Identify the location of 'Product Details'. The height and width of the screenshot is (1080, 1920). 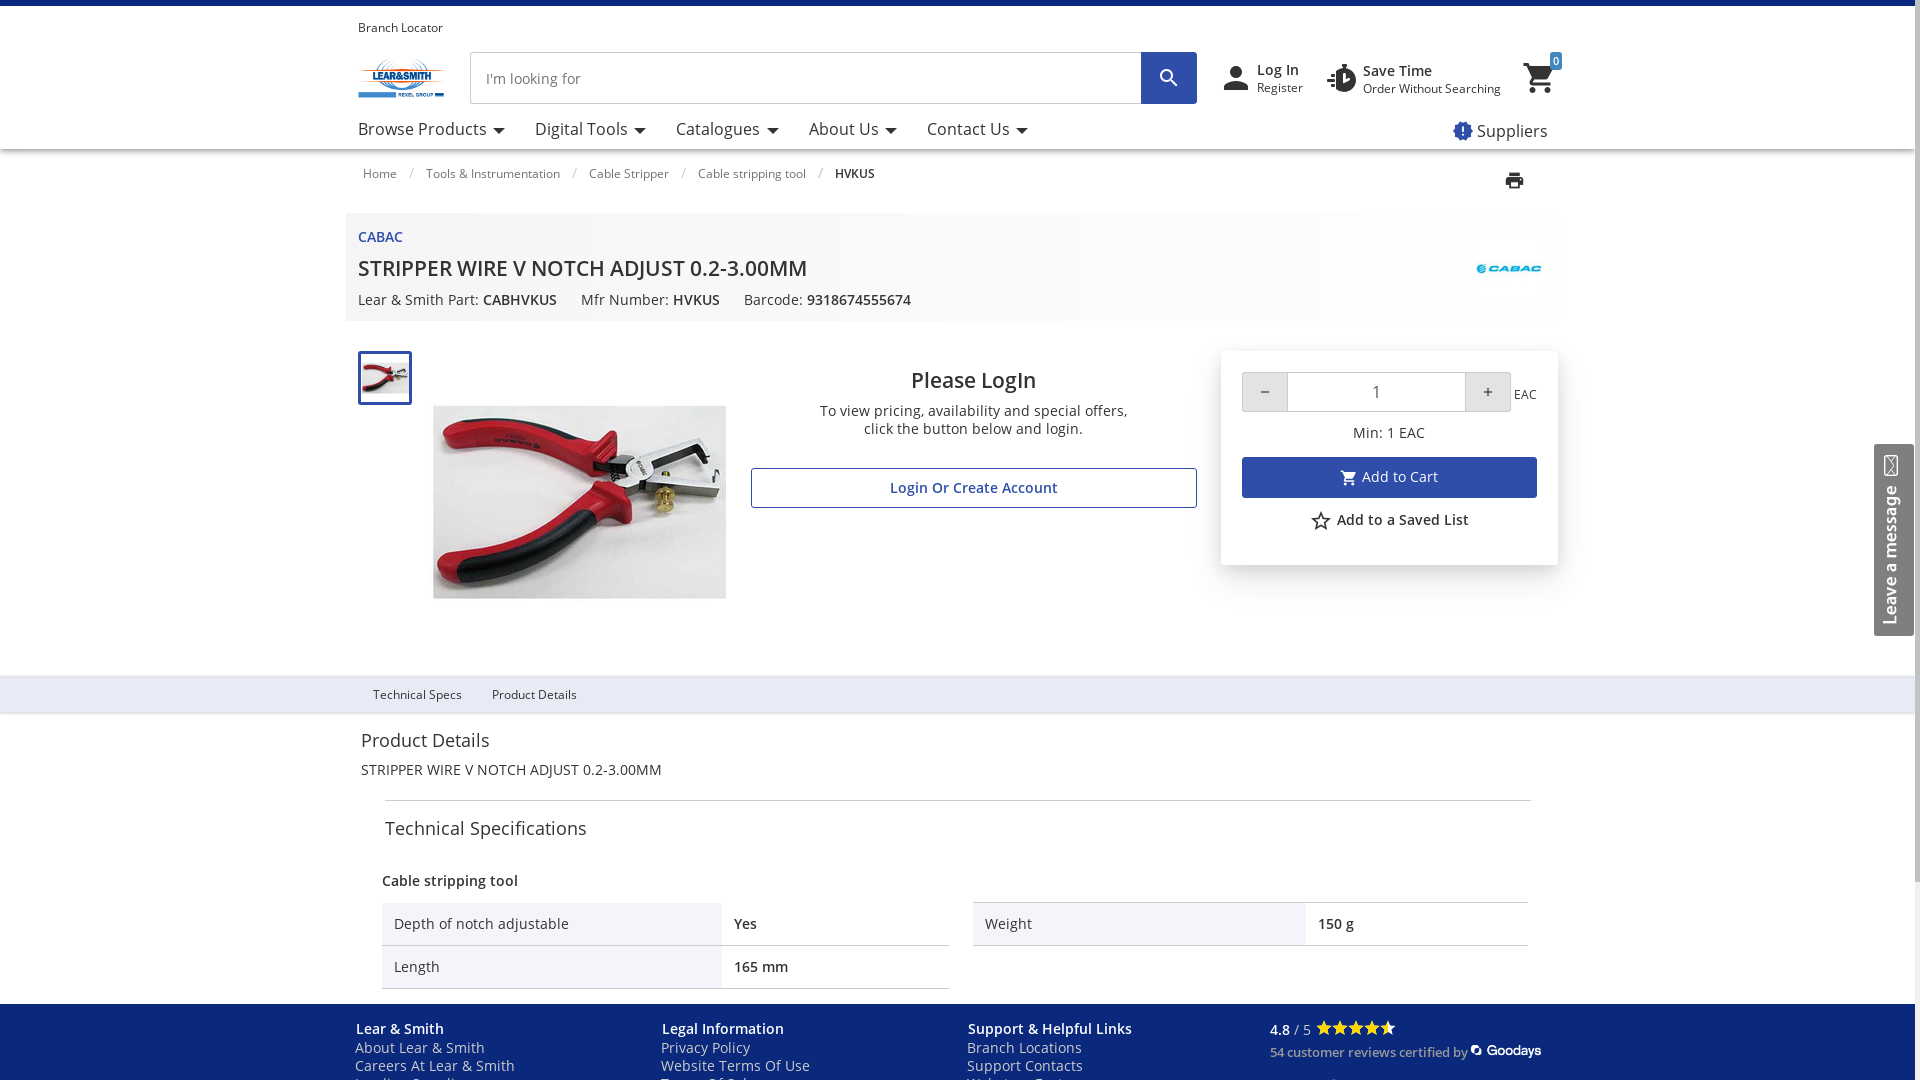
(474, 693).